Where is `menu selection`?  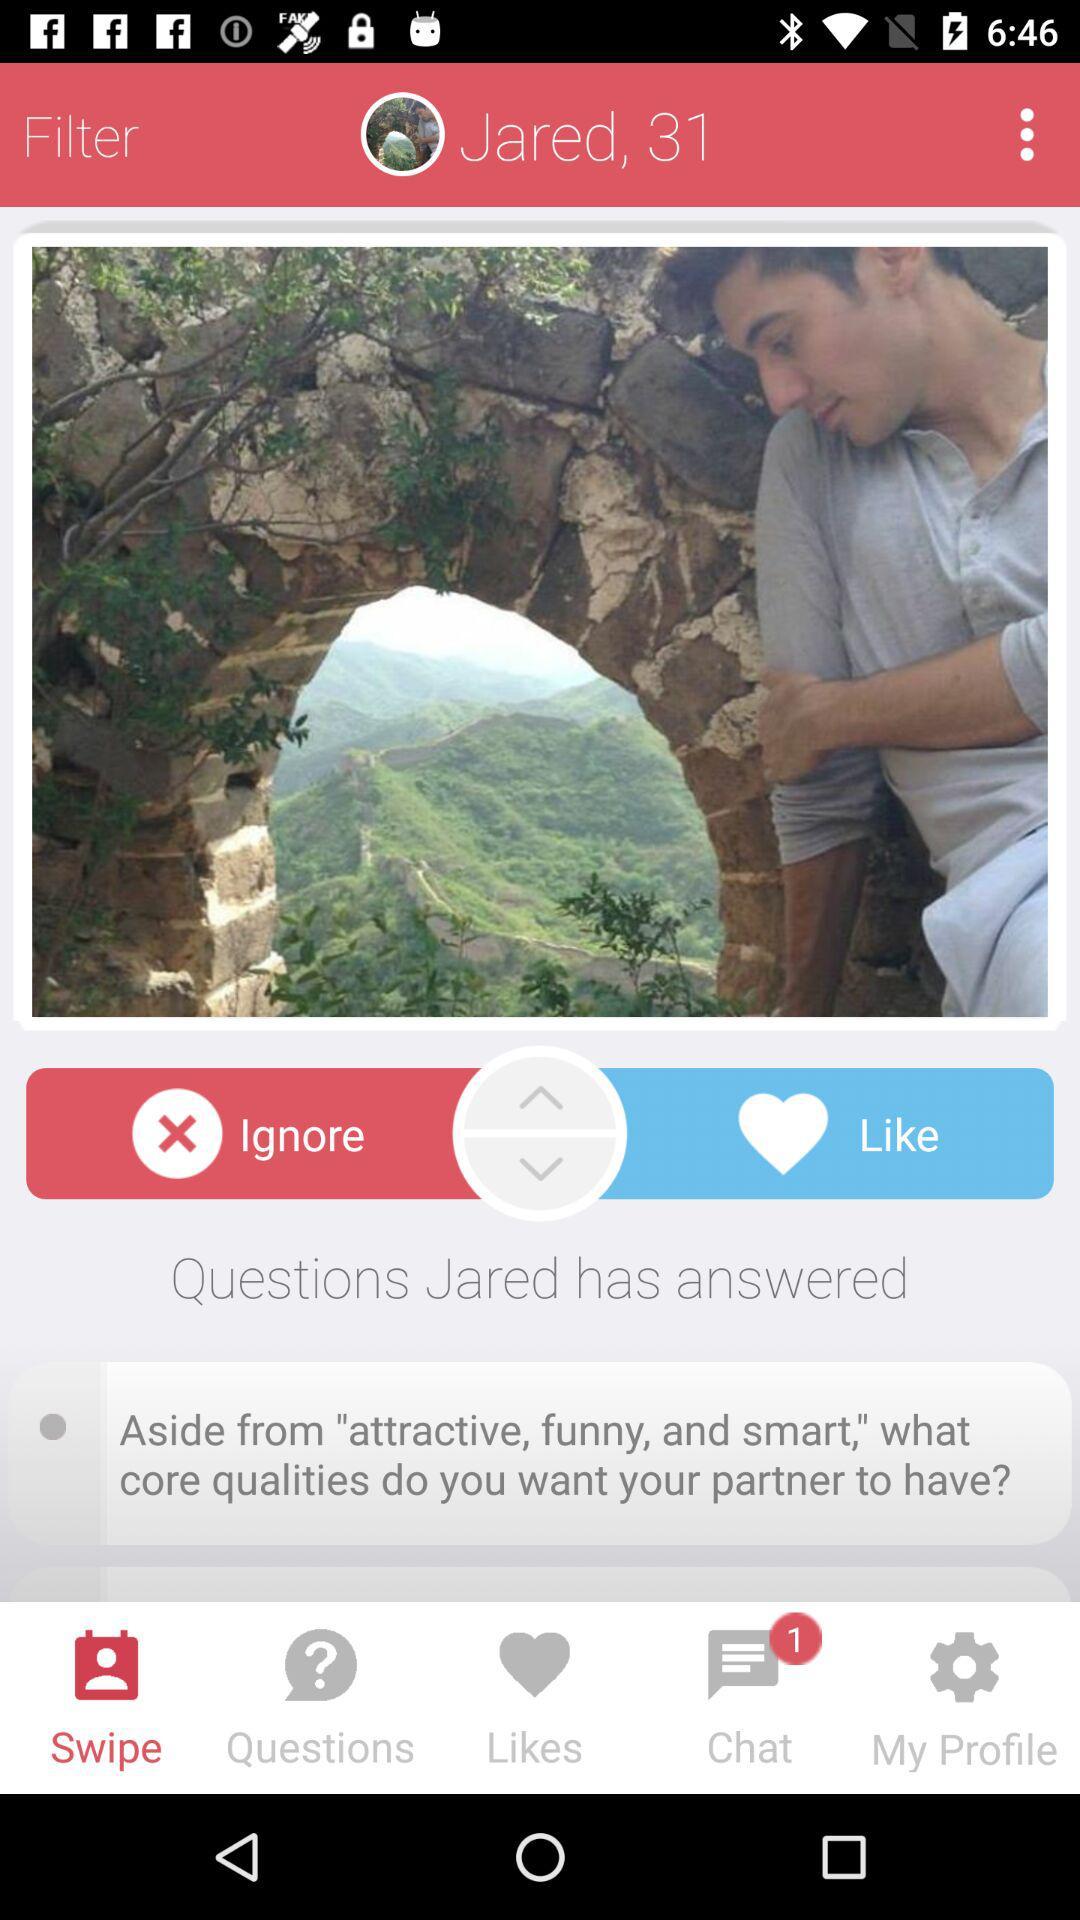
menu selection is located at coordinates (1027, 133).